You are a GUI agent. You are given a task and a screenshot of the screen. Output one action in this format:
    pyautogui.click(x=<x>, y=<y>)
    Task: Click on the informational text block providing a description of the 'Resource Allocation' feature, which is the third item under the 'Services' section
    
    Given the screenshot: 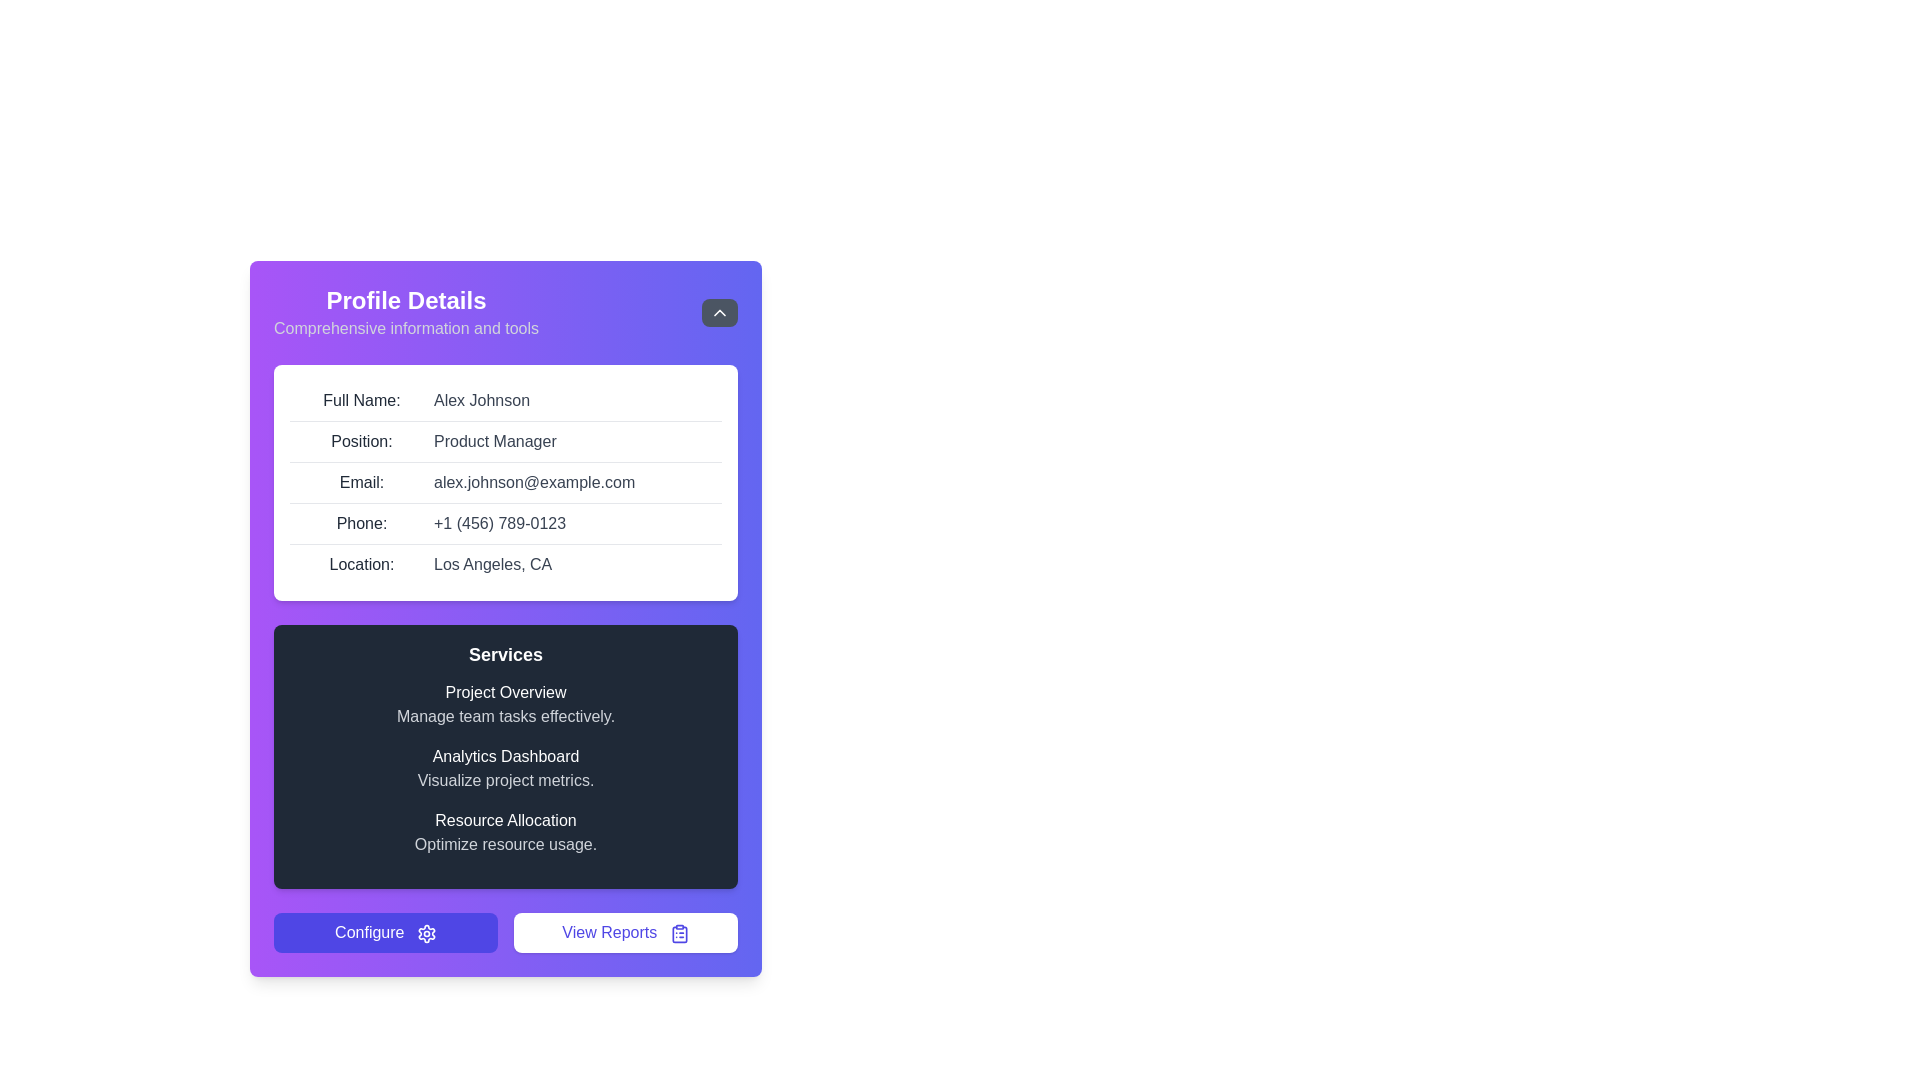 What is the action you would take?
    pyautogui.click(x=505, y=833)
    